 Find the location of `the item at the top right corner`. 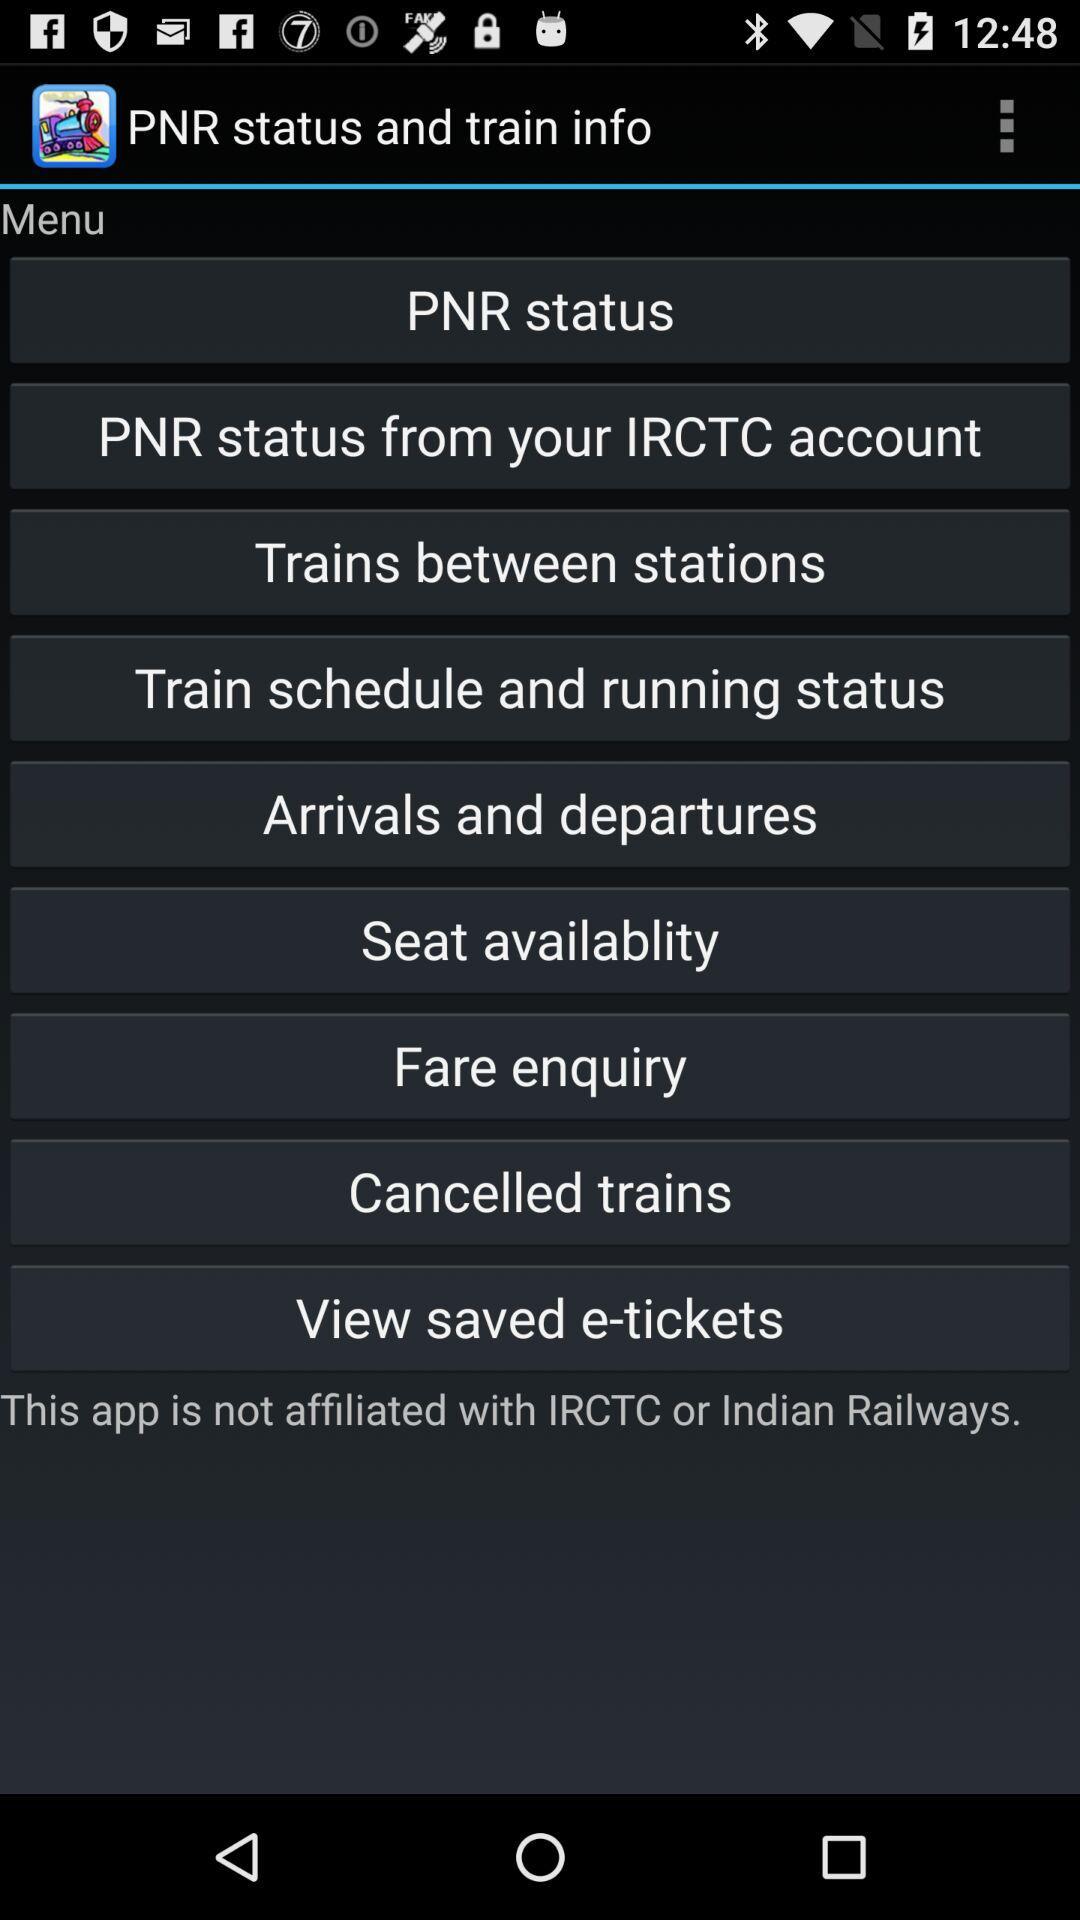

the item at the top right corner is located at coordinates (1006, 124).